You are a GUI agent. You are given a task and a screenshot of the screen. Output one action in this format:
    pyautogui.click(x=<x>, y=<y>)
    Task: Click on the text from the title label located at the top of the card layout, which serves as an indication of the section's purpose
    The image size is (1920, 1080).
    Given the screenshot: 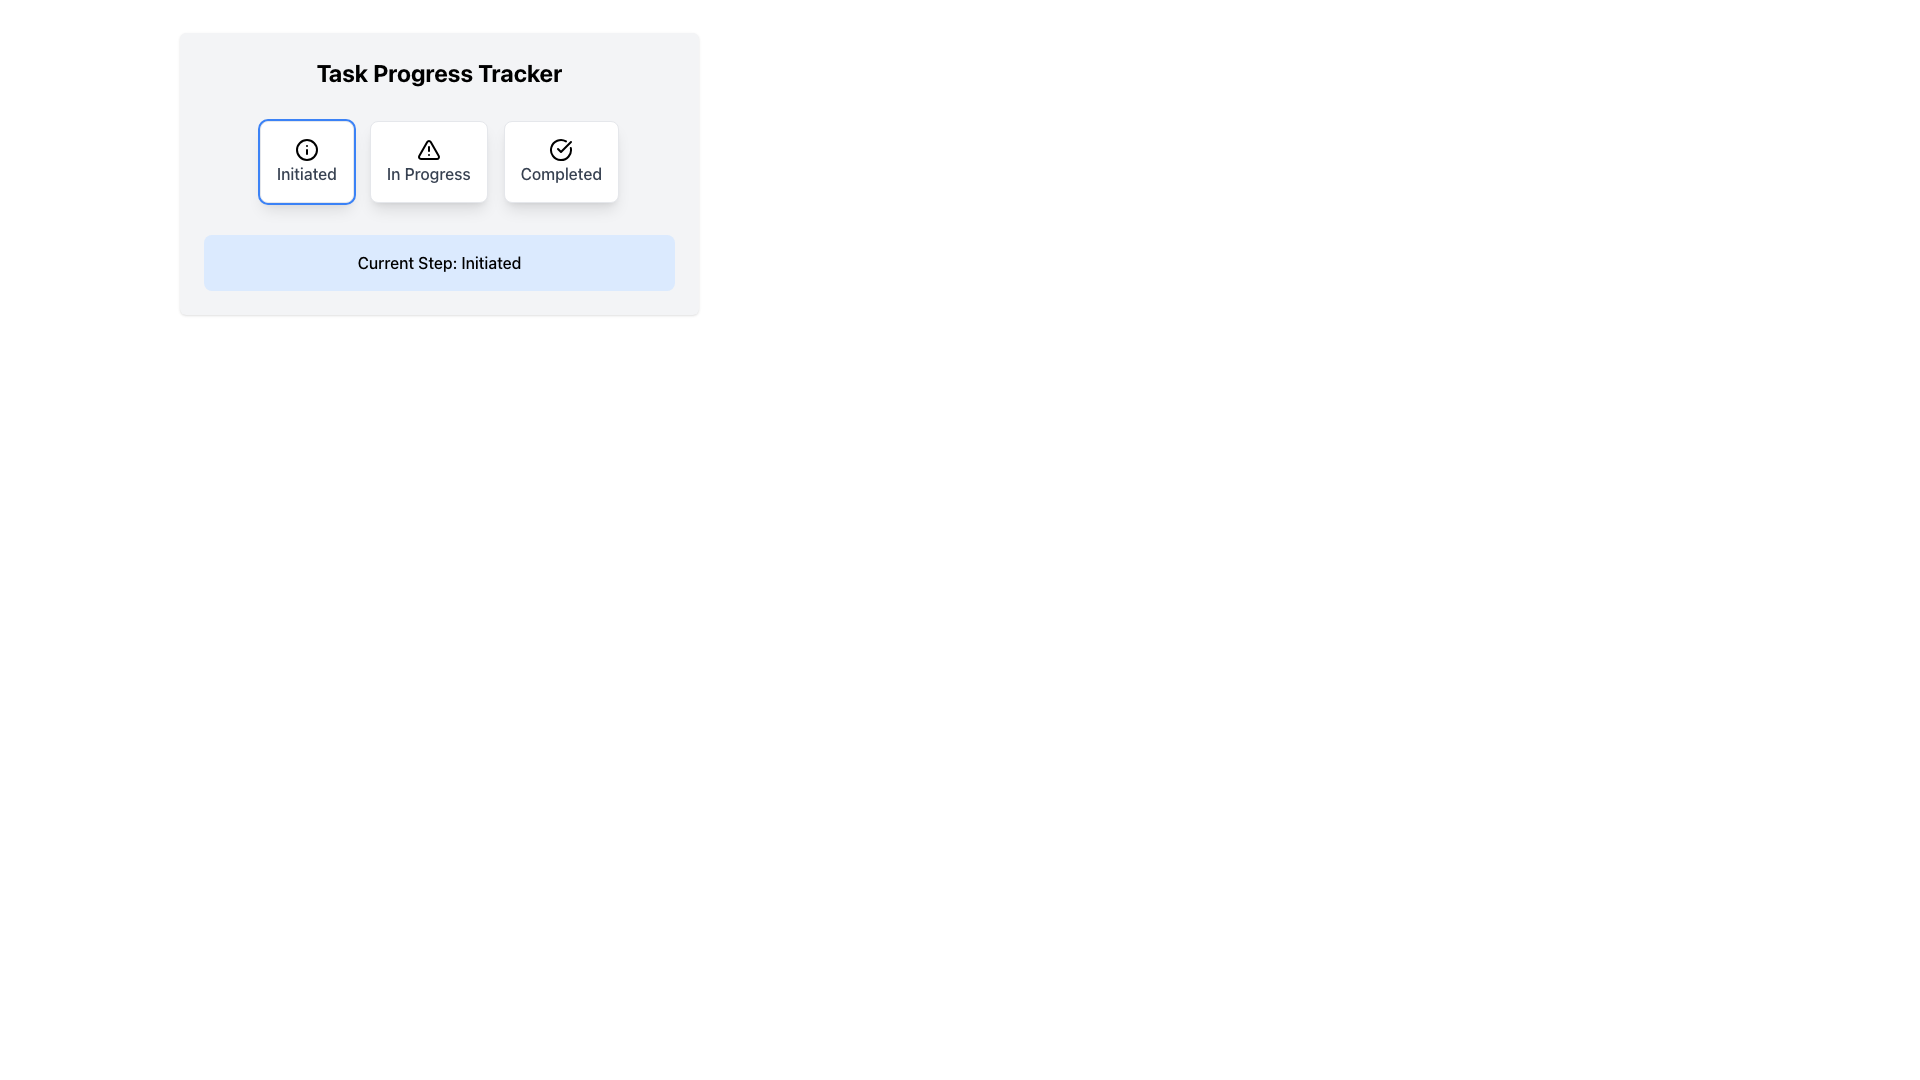 What is the action you would take?
    pyautogui.click(x=438, y=72)
    